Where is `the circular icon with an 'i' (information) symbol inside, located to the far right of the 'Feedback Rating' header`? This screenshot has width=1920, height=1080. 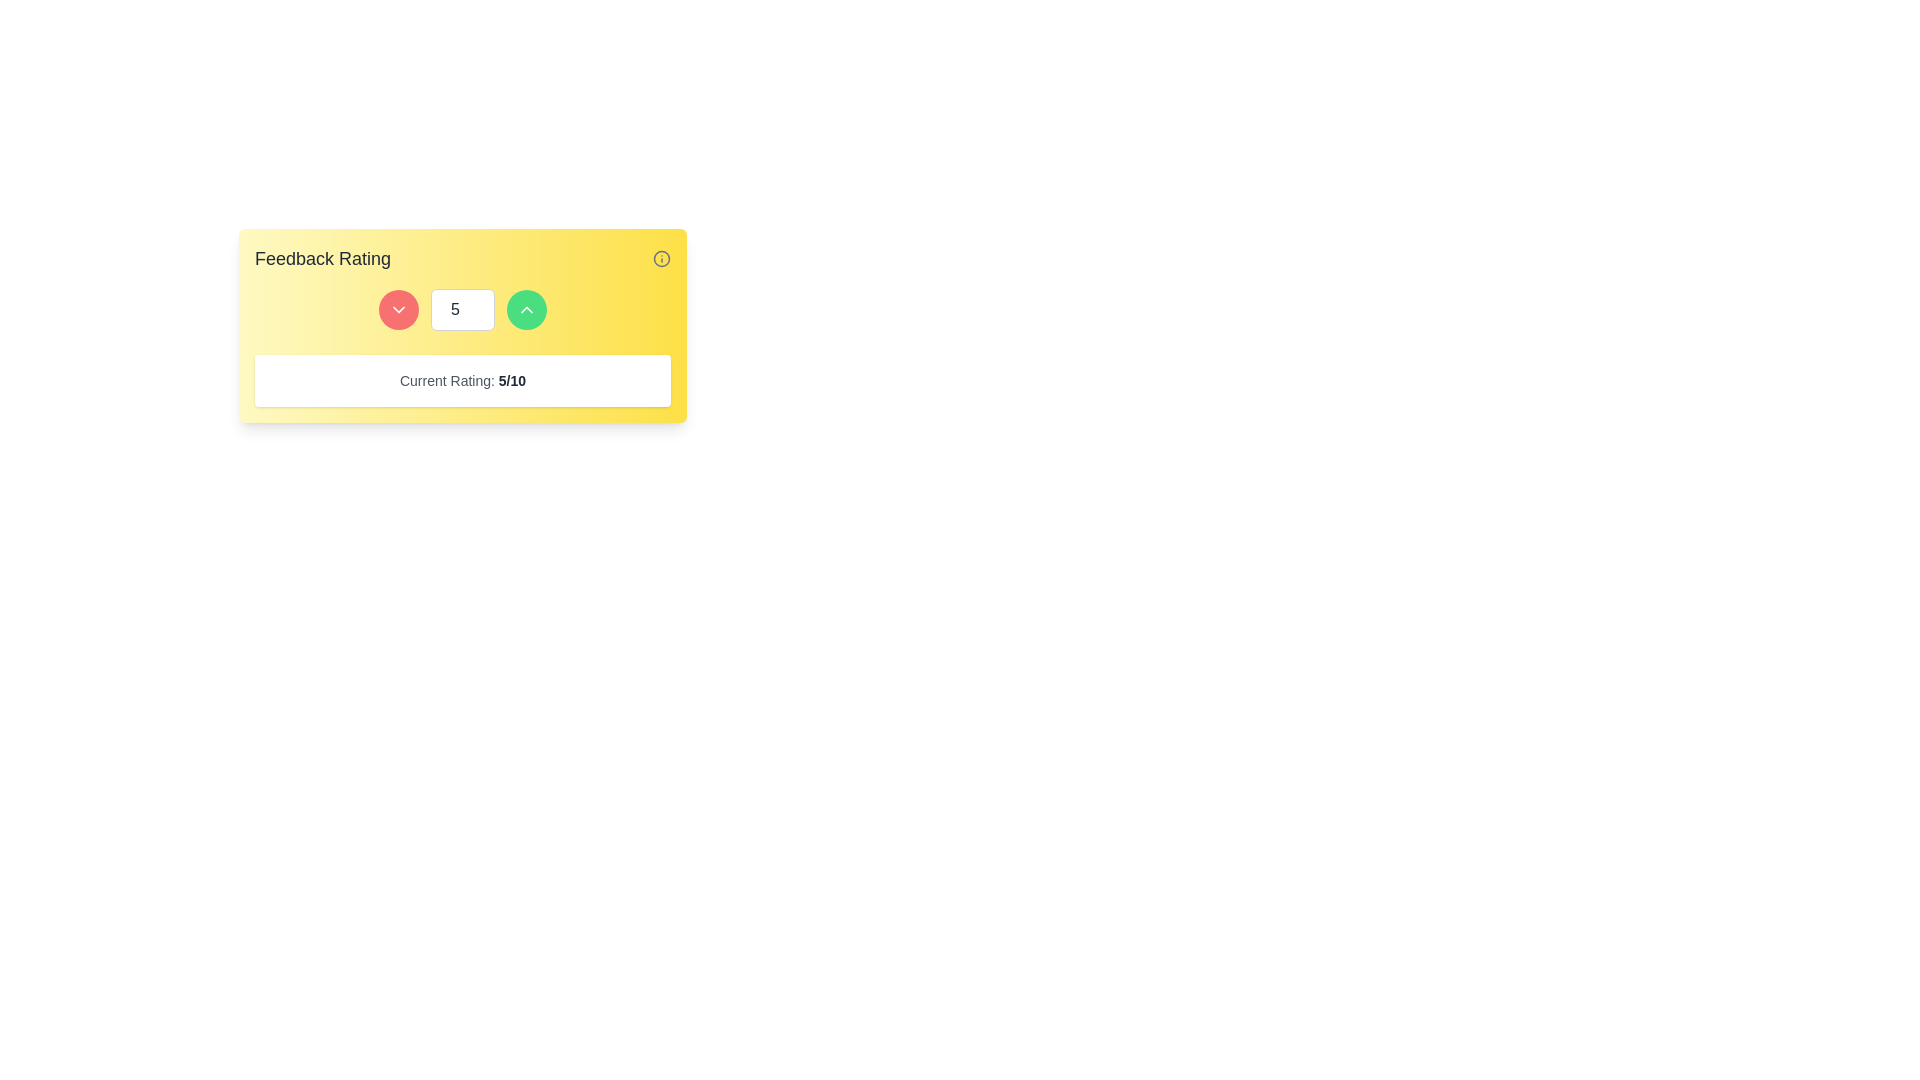
the circular icon with an 'i' (information) symbol inside, located to the far right of the 'Feedback Rating' header is located at coordinates (662, 257).